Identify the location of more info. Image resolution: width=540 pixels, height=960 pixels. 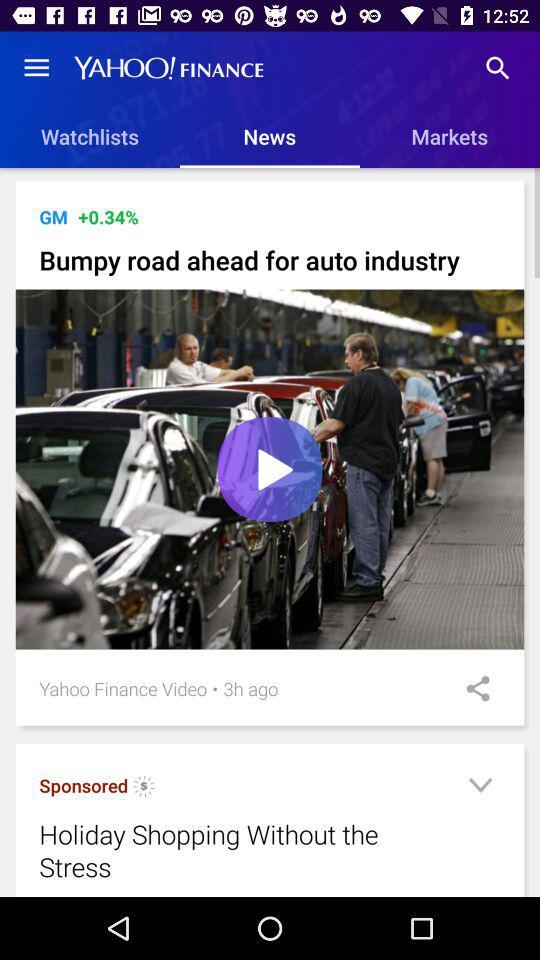
(479, 788).